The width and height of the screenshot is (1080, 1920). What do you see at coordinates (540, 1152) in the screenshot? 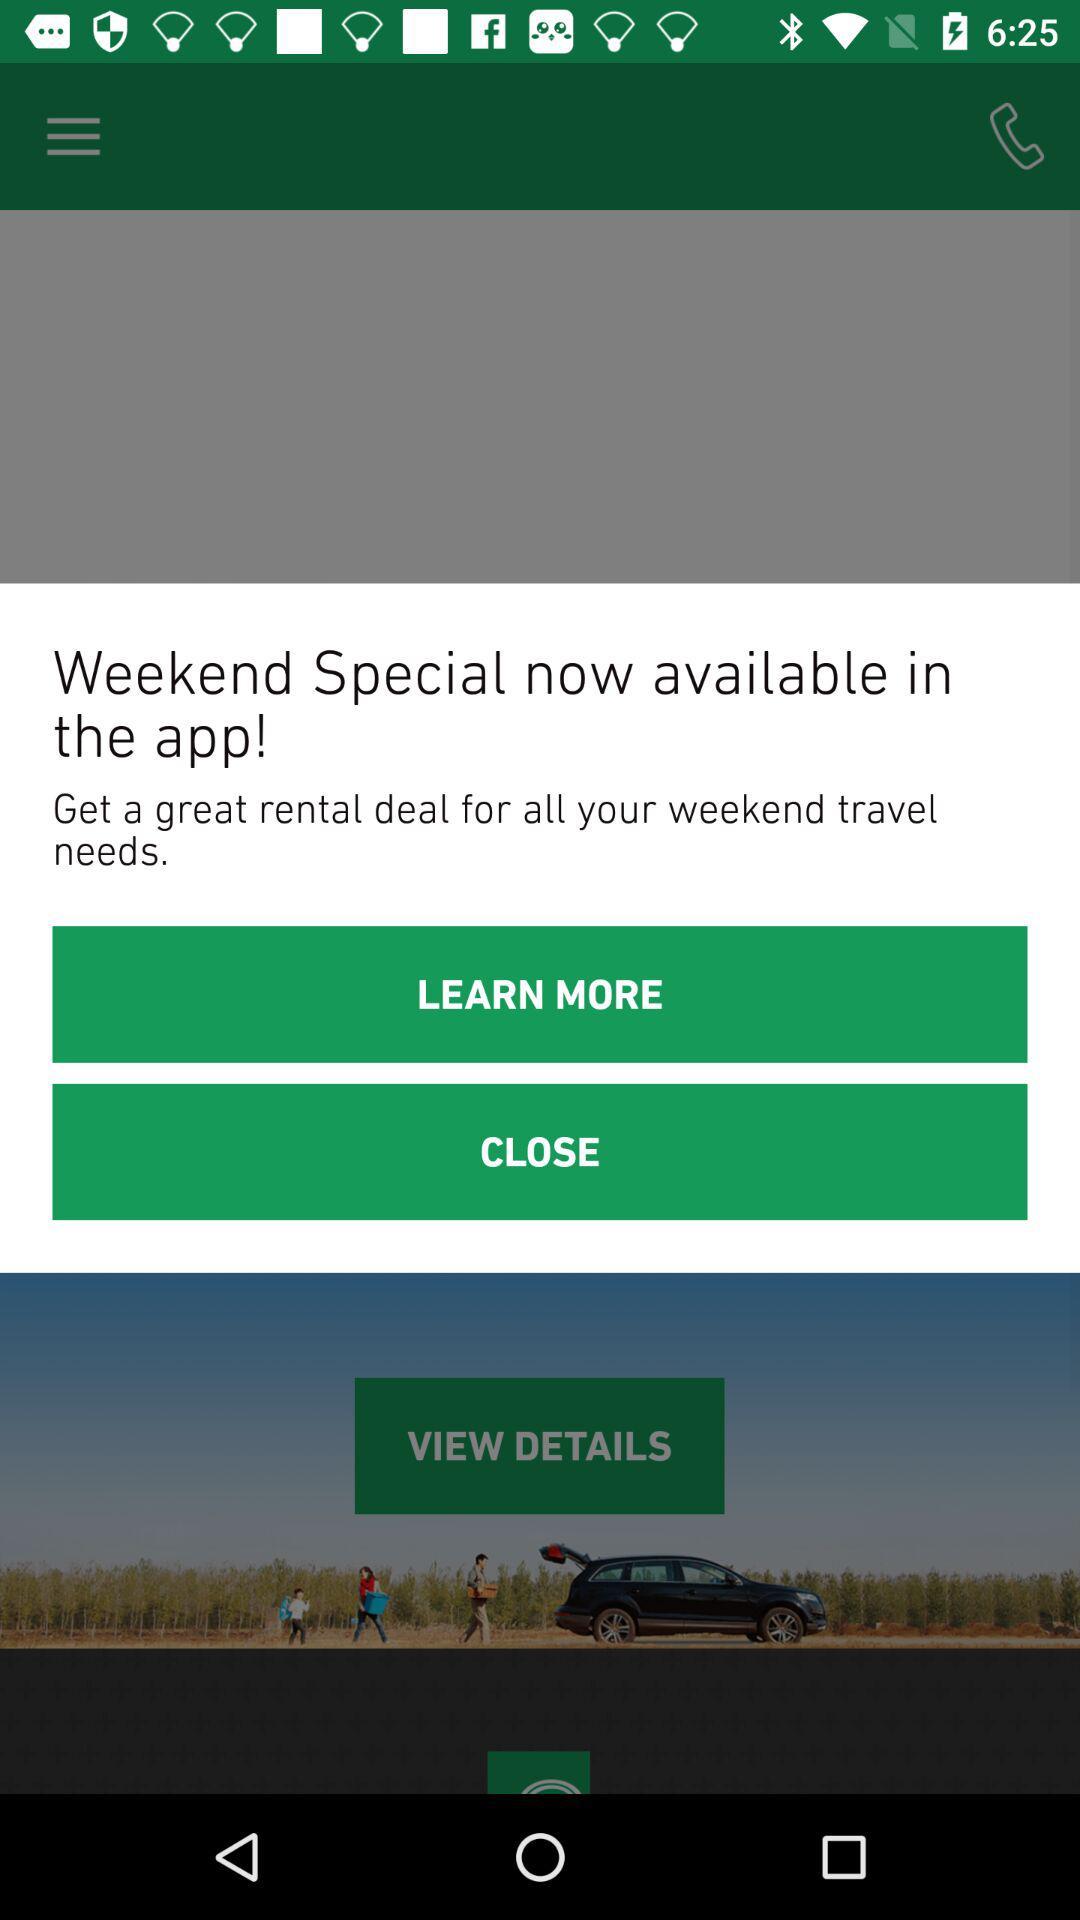
I see `icon below learn more icon` at bounding box center [540, 1152].